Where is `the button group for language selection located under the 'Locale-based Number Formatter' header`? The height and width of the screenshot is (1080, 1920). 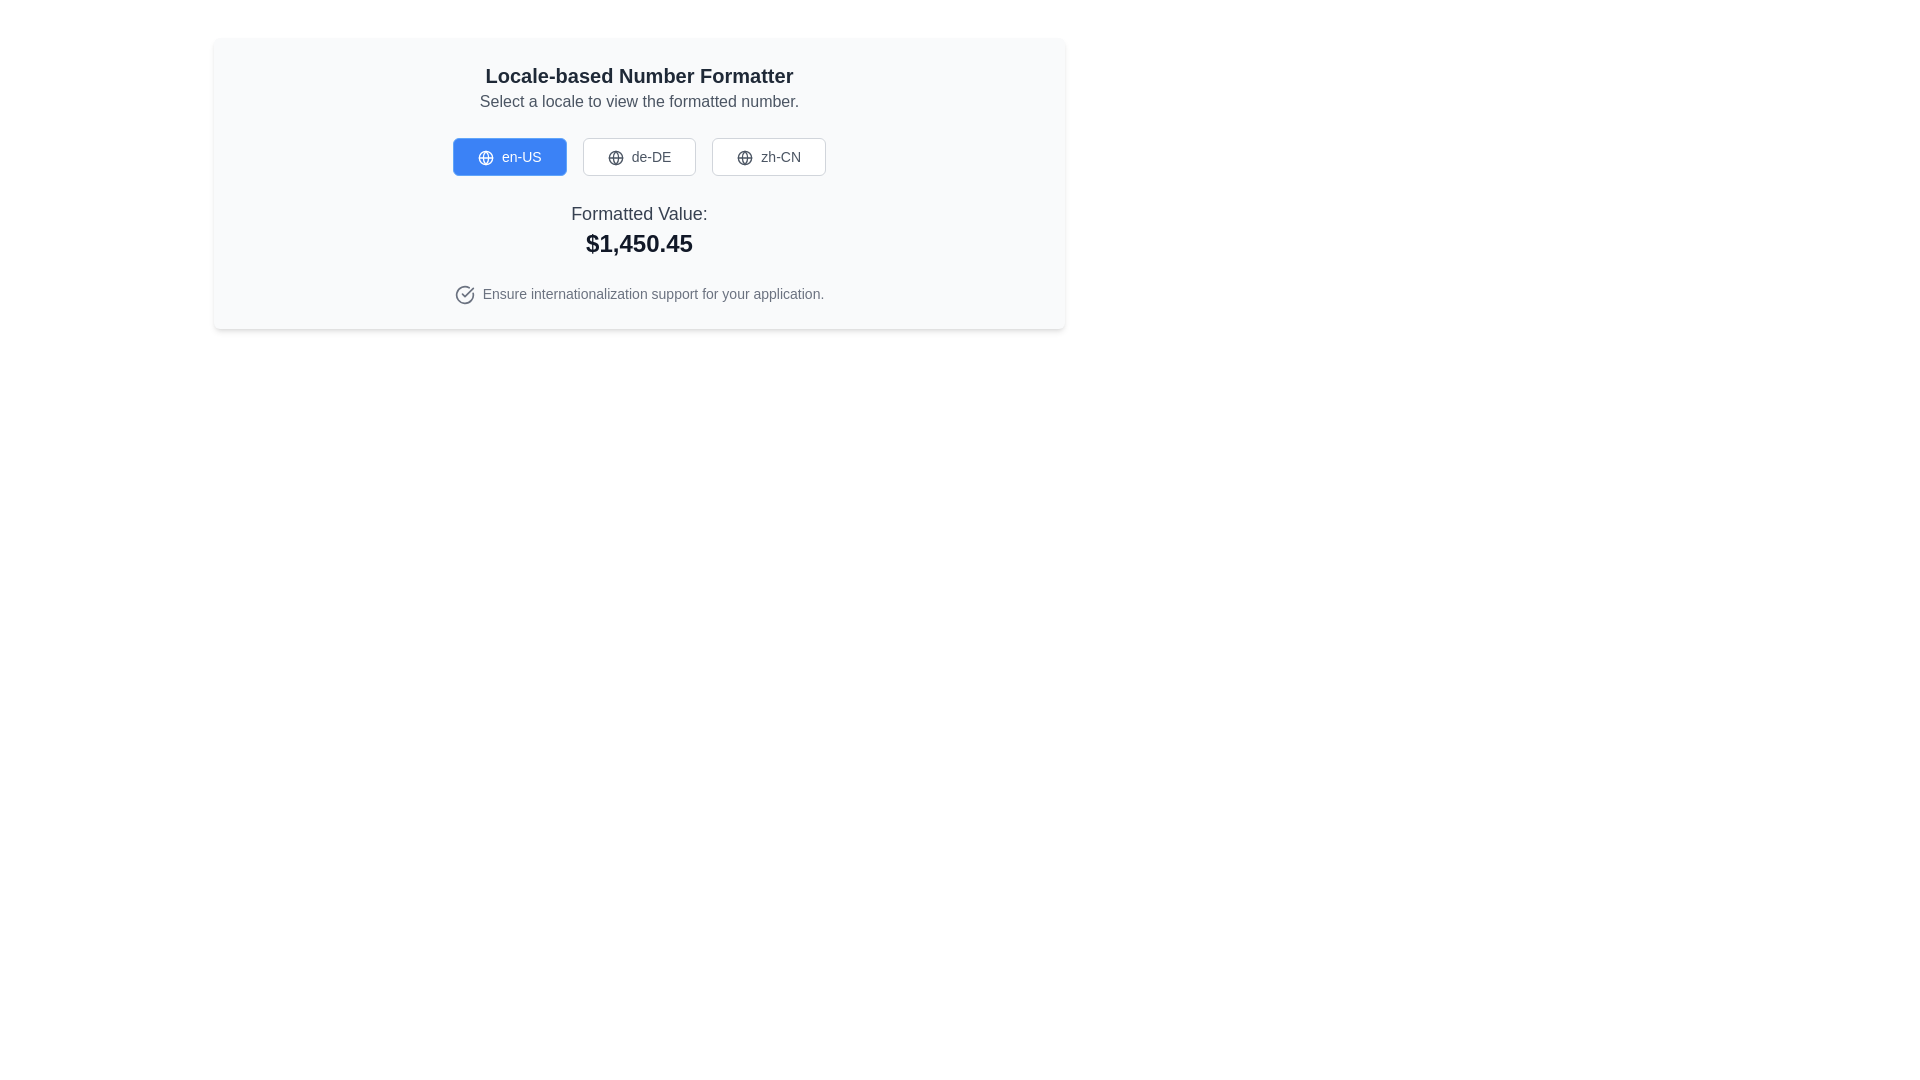
the button group for language selection located under the 'Locale-based Number Formatter' header is located at coordinates (638, 156).